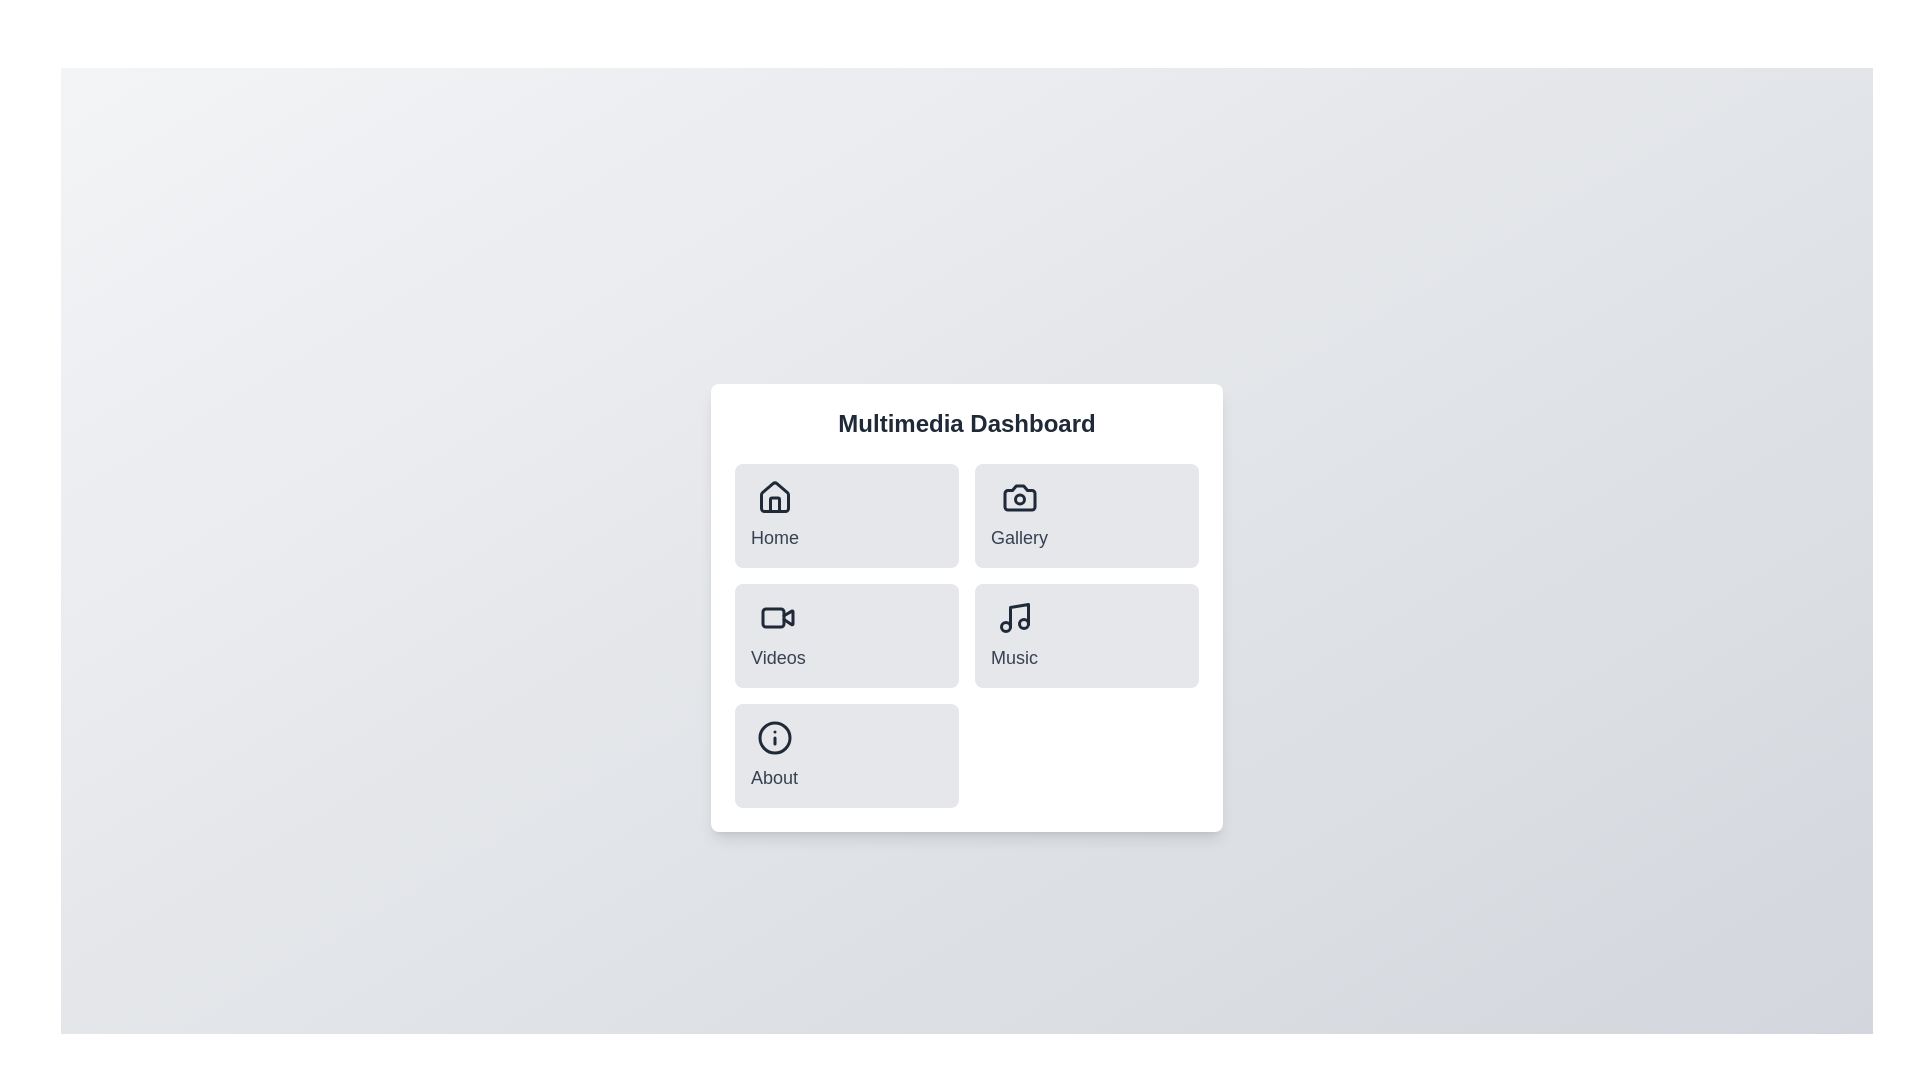 This screenshot has height=1080, width=1920. Describe the element at coordinates (1013, 636) in the screenshot. I see `the menu item labeled Music to display its description` at that location.